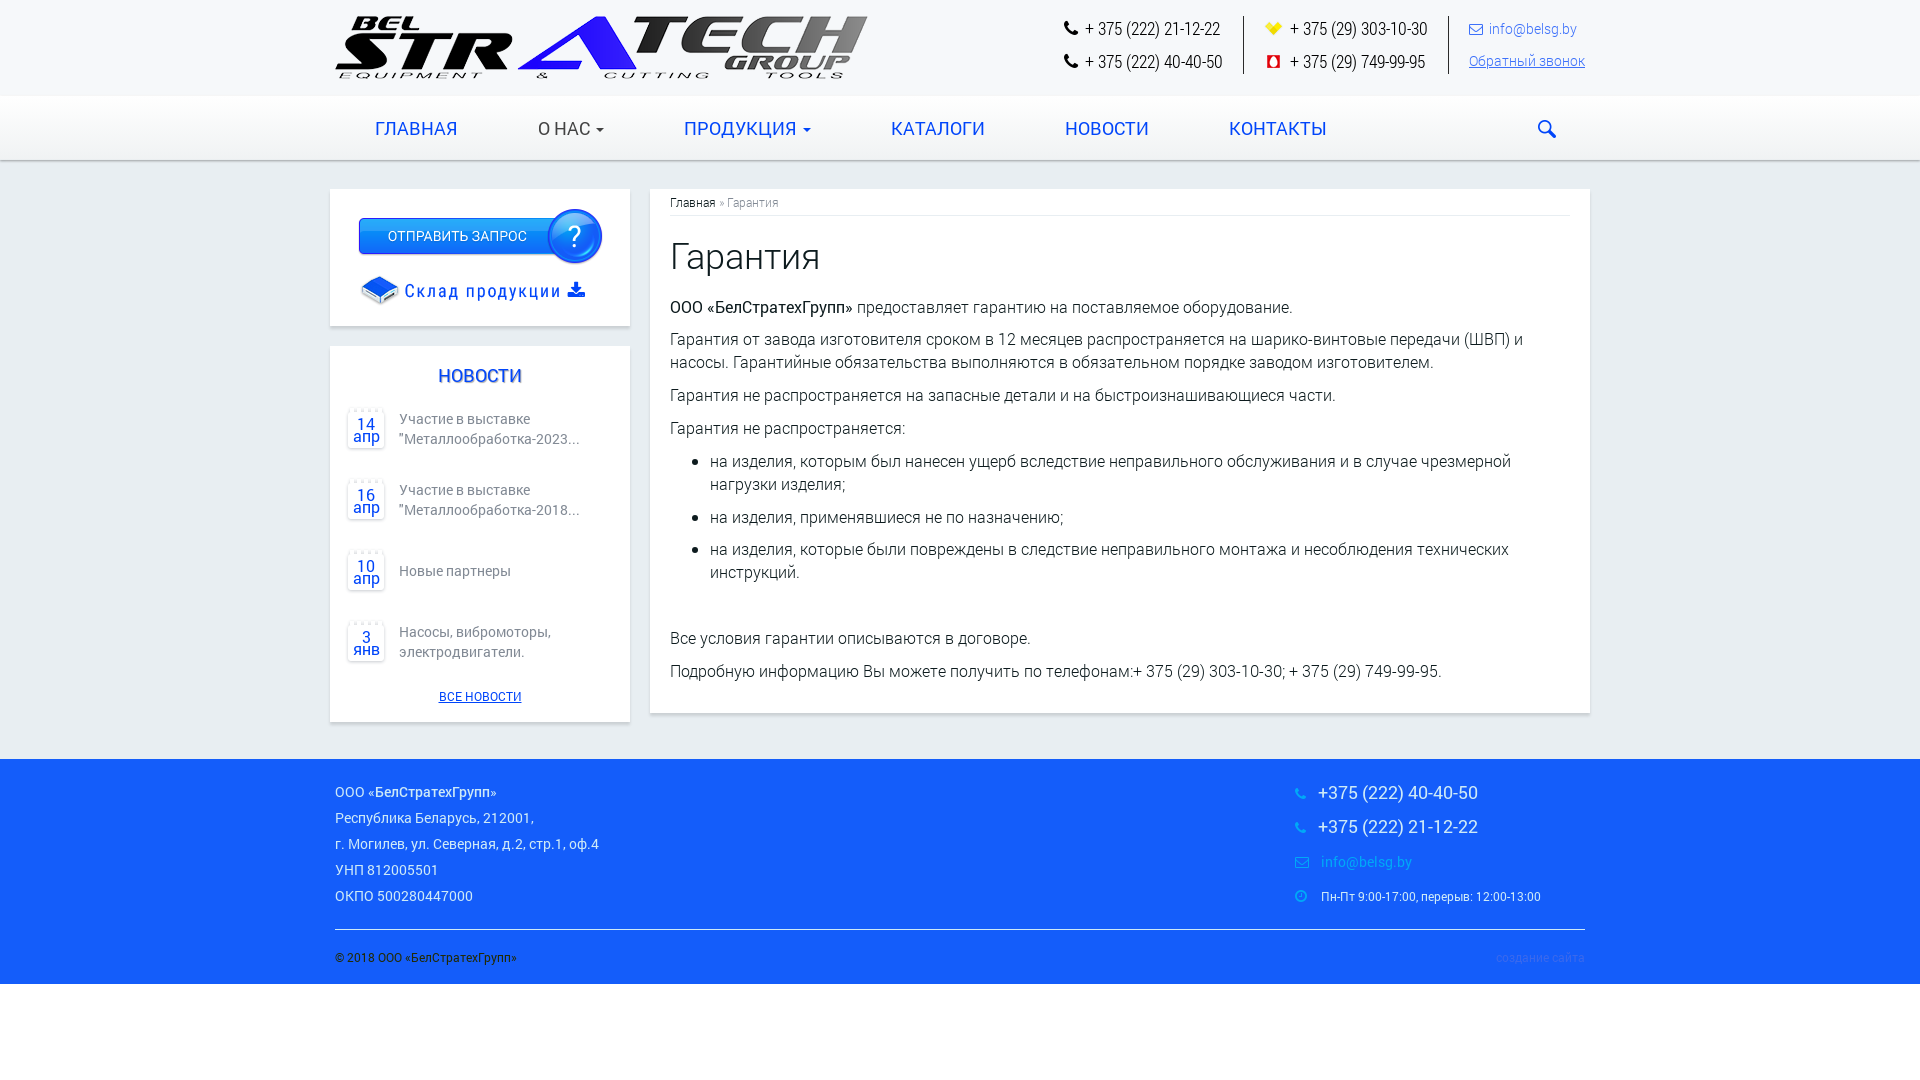 The image size is (1920, 1080). Describe the element at coordinates (1531, 28) in the screenshot. I see `'info@belsg.by'` at that location.